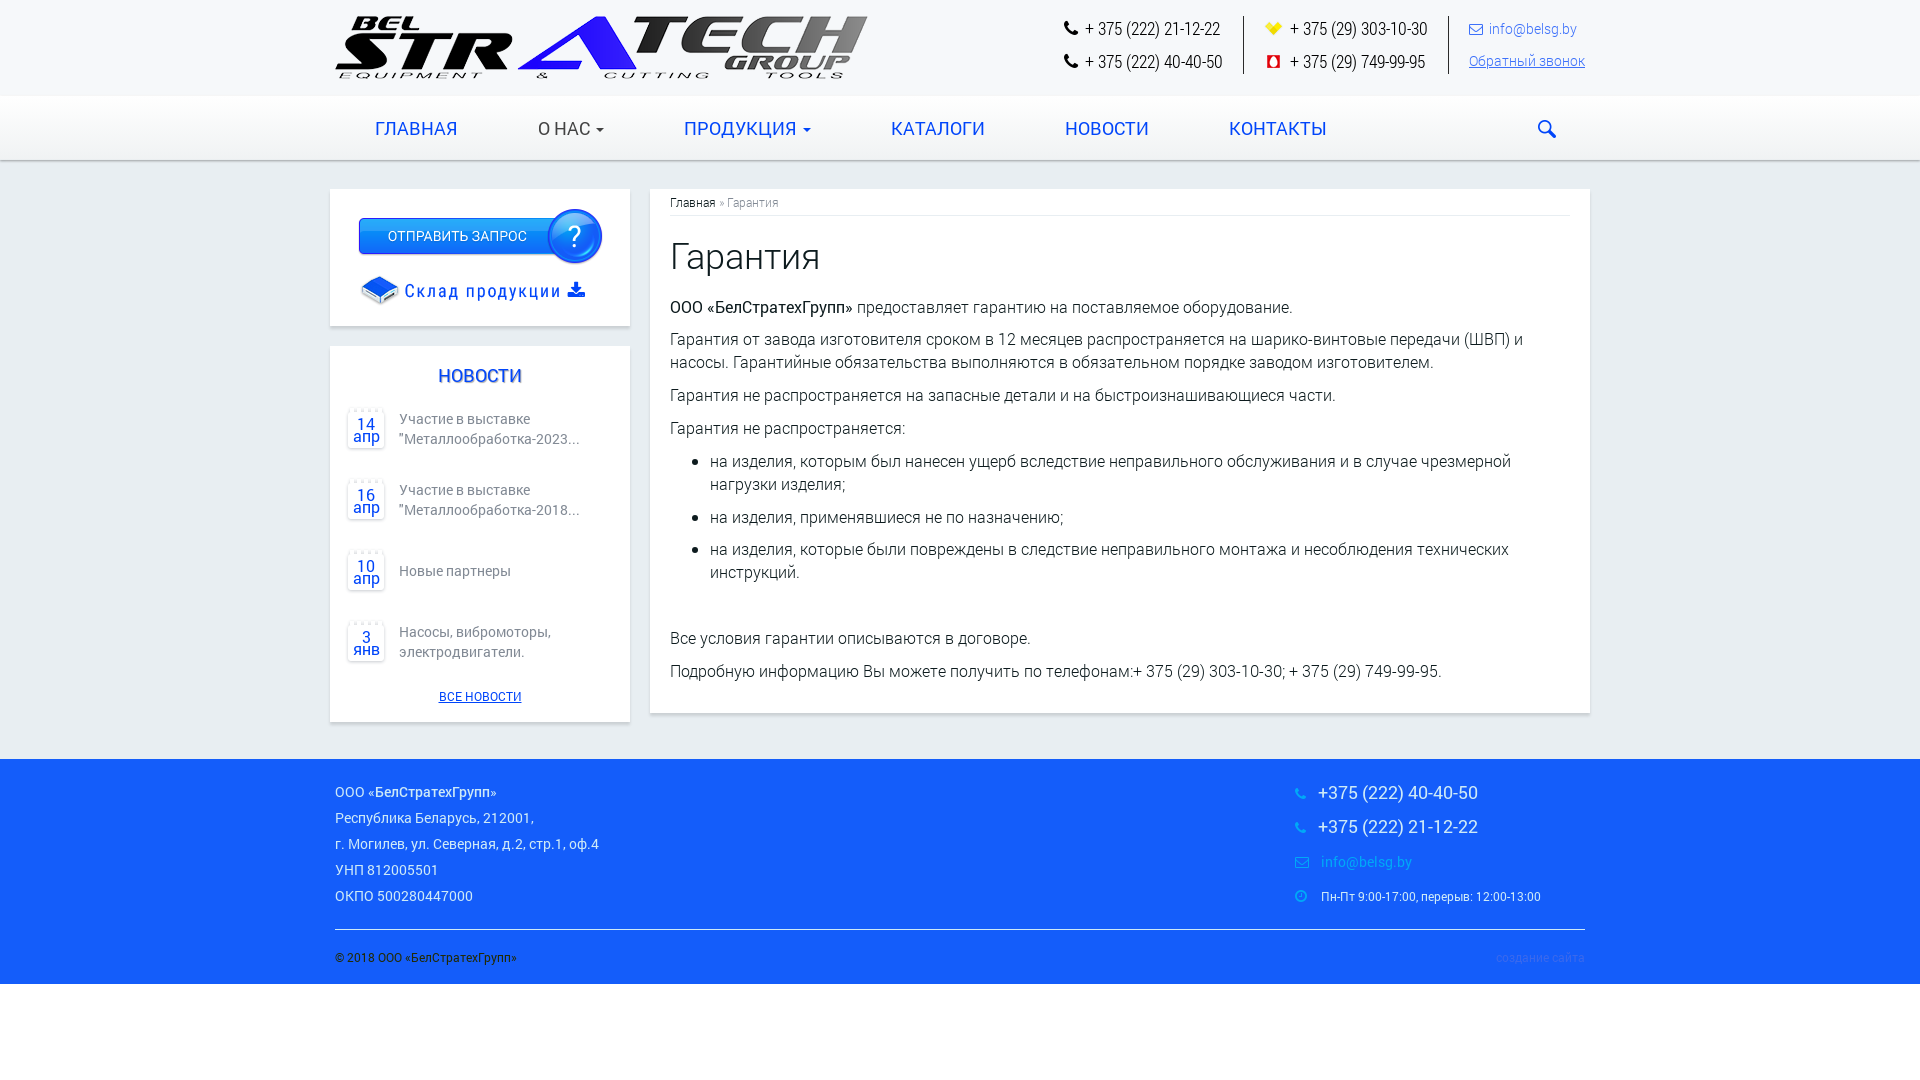 The image size is (1920, 1080). Describe the element at coordinates (1531, 28) in the screenshot. I see `'info@belsg.by'` at that location.